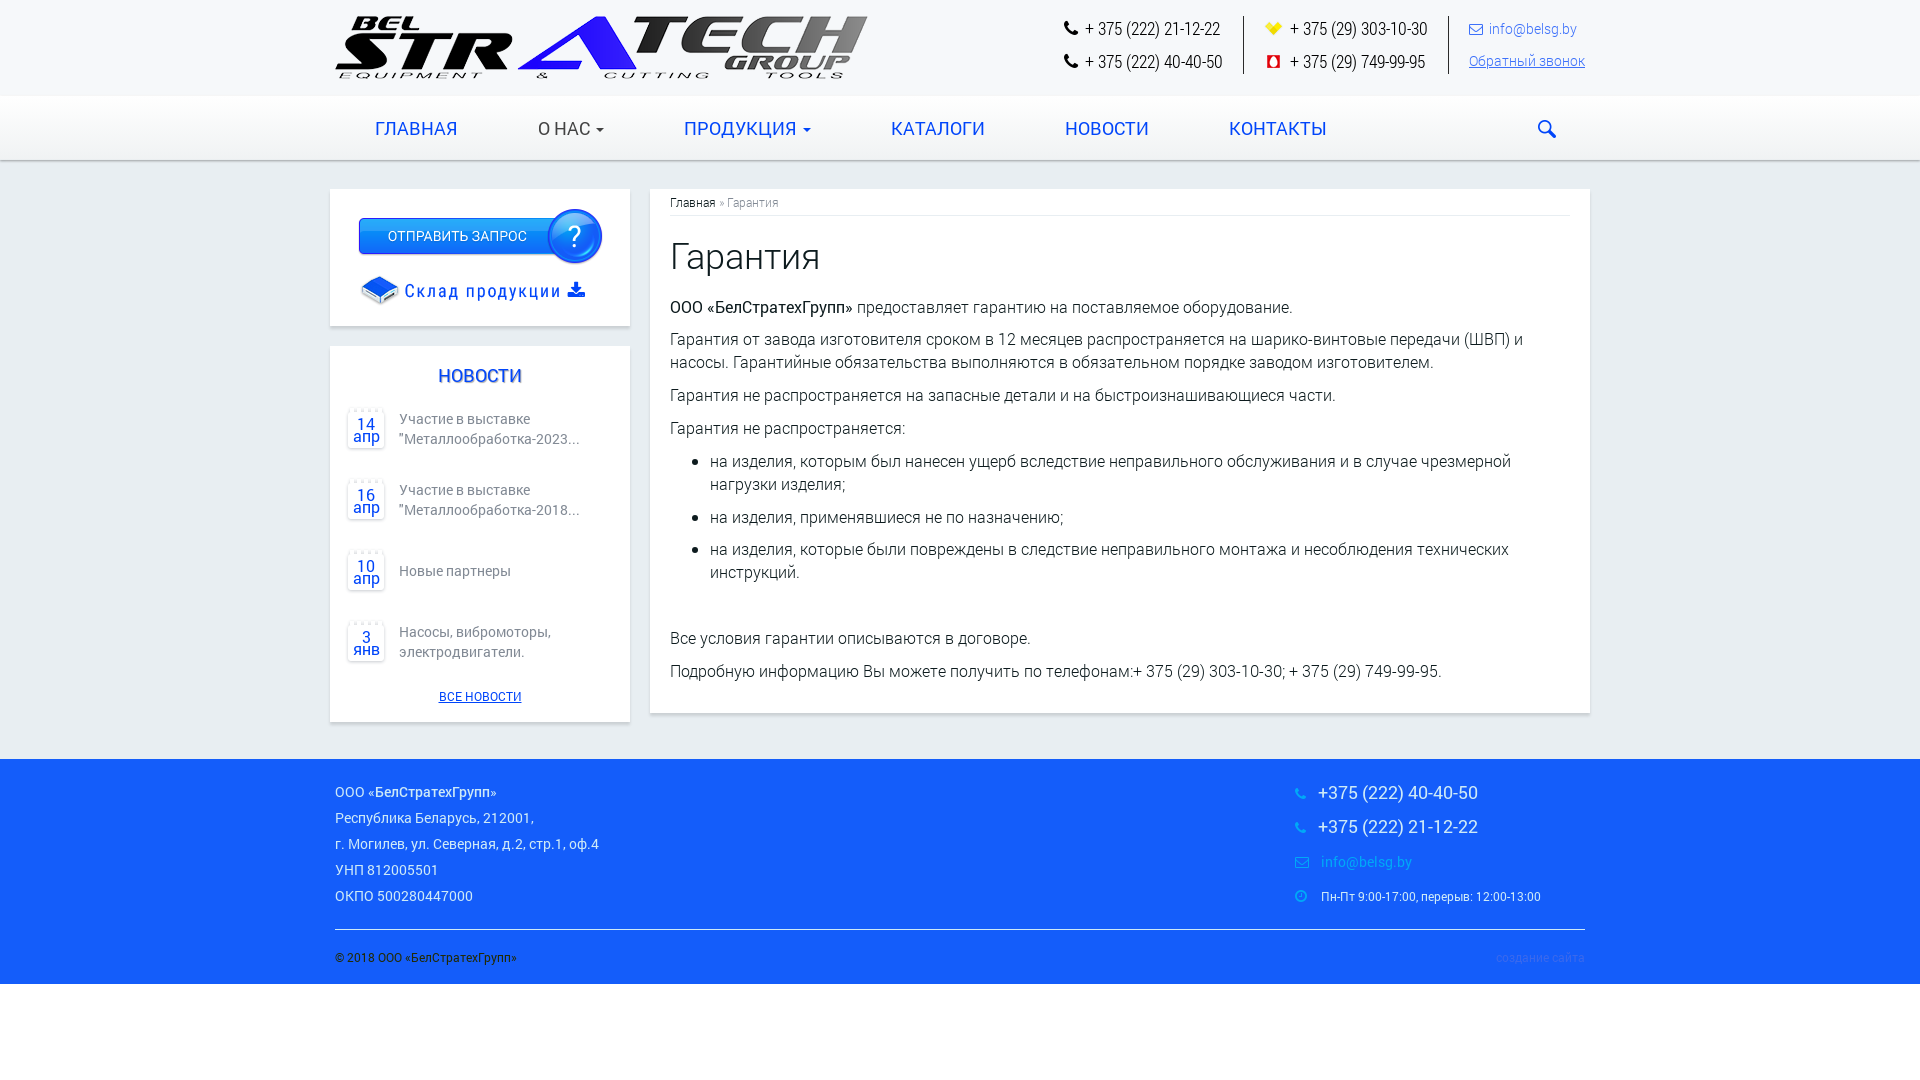 The image size is (1920, 1080). Describe the element at coordinates (1531, 28) in the screenshot. I see `'info@belsg.by'` at that location.